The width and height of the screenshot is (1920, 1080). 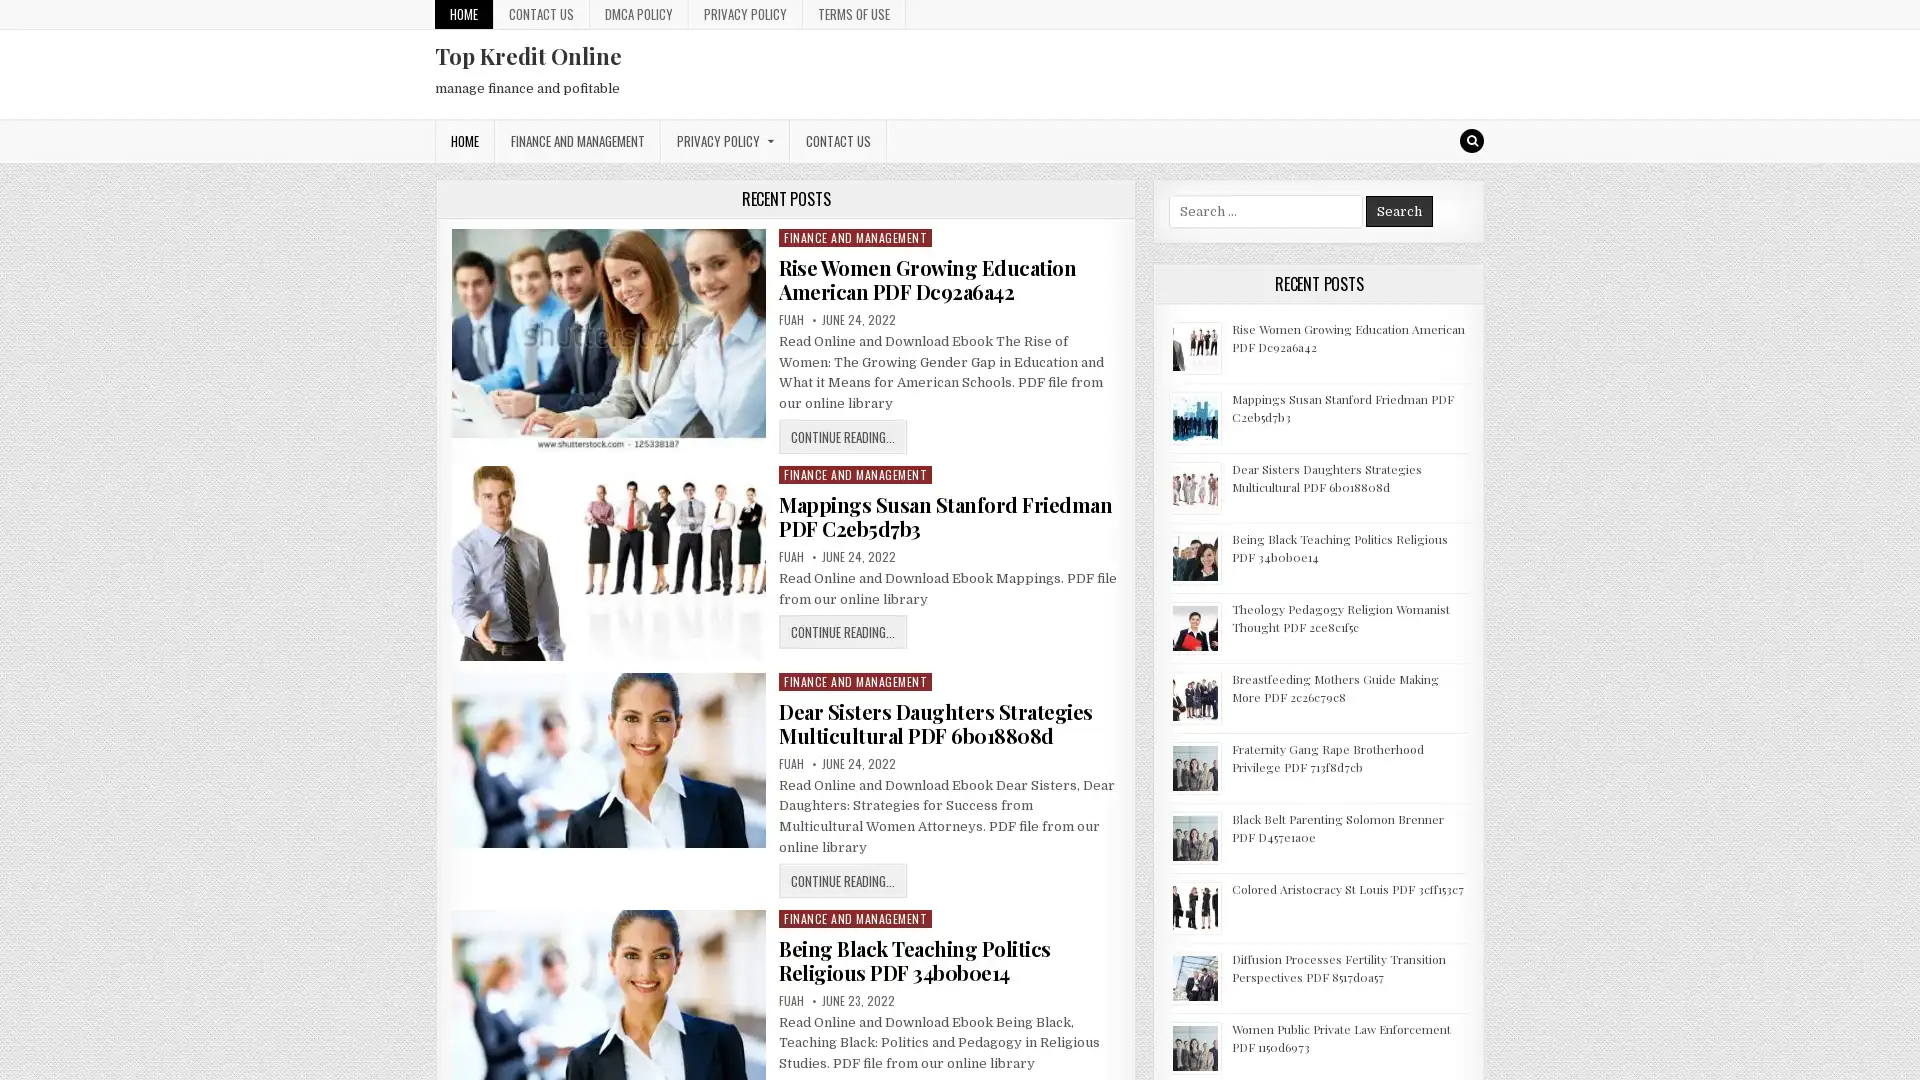 What do you see at coordinates (1398, 211) in the screenshot?
I see `Search` at bounding box center [1398, 211].